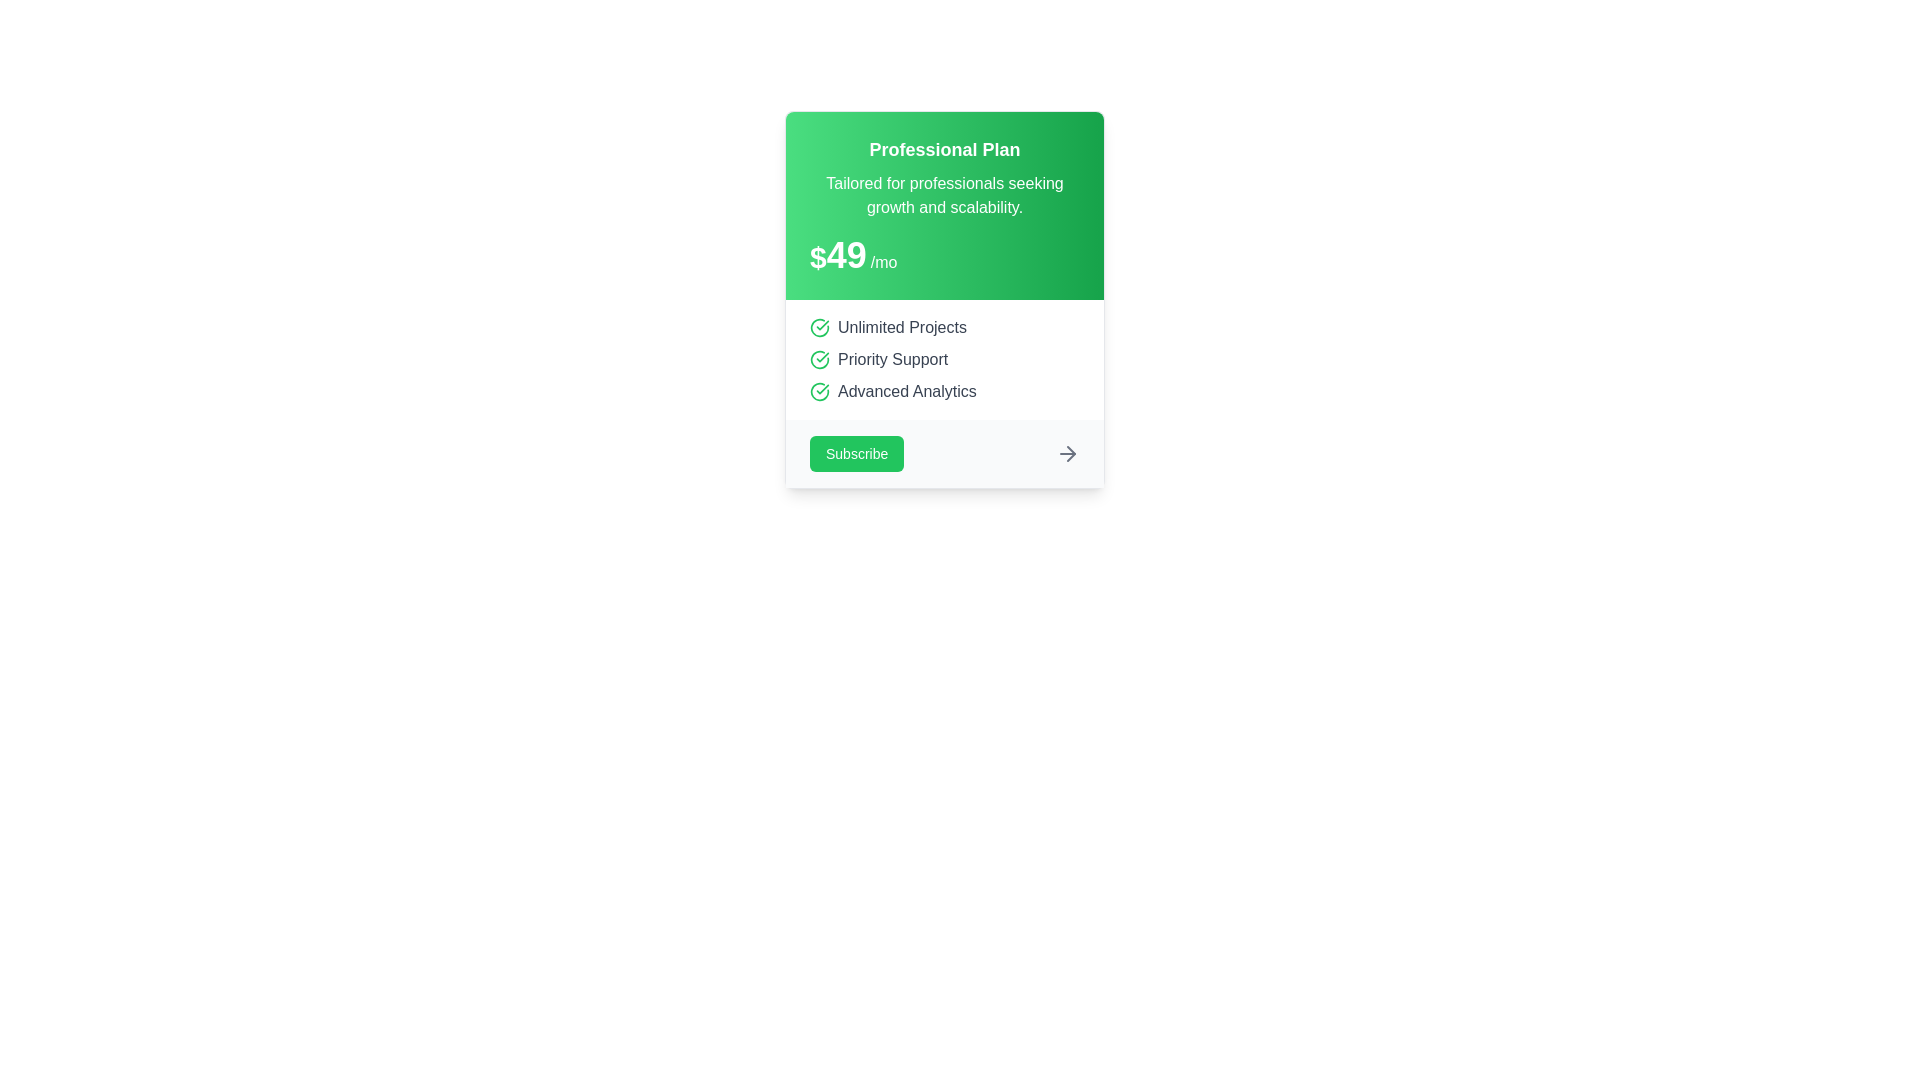  What do you see at coordinates (820, 326) in the screenshot?
I see `the icon that visually denotes a feature included in the Professional Plan, located to the left of the text 'Unlimited Projects'` at bounding box center [820, 326].